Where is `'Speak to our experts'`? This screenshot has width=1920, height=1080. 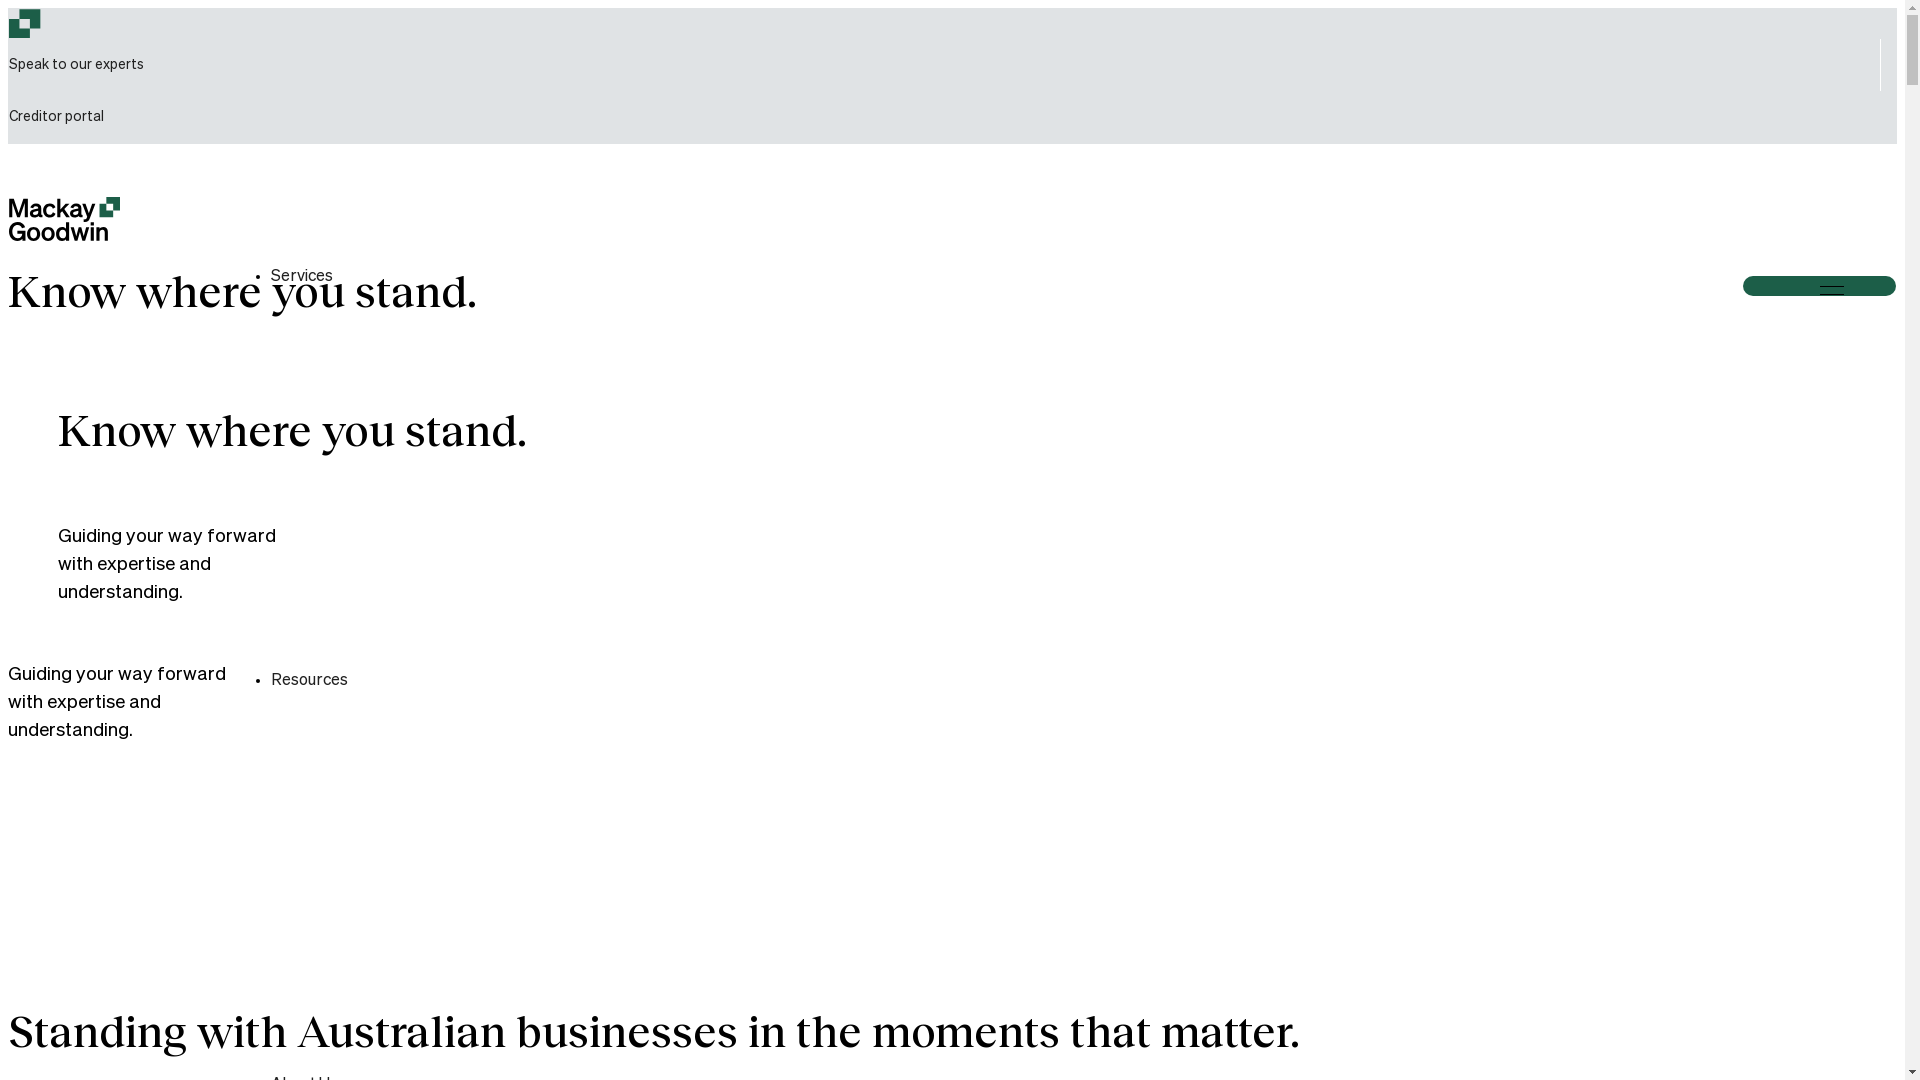 'Speak to our experts' is located at coordinates (76, 64).